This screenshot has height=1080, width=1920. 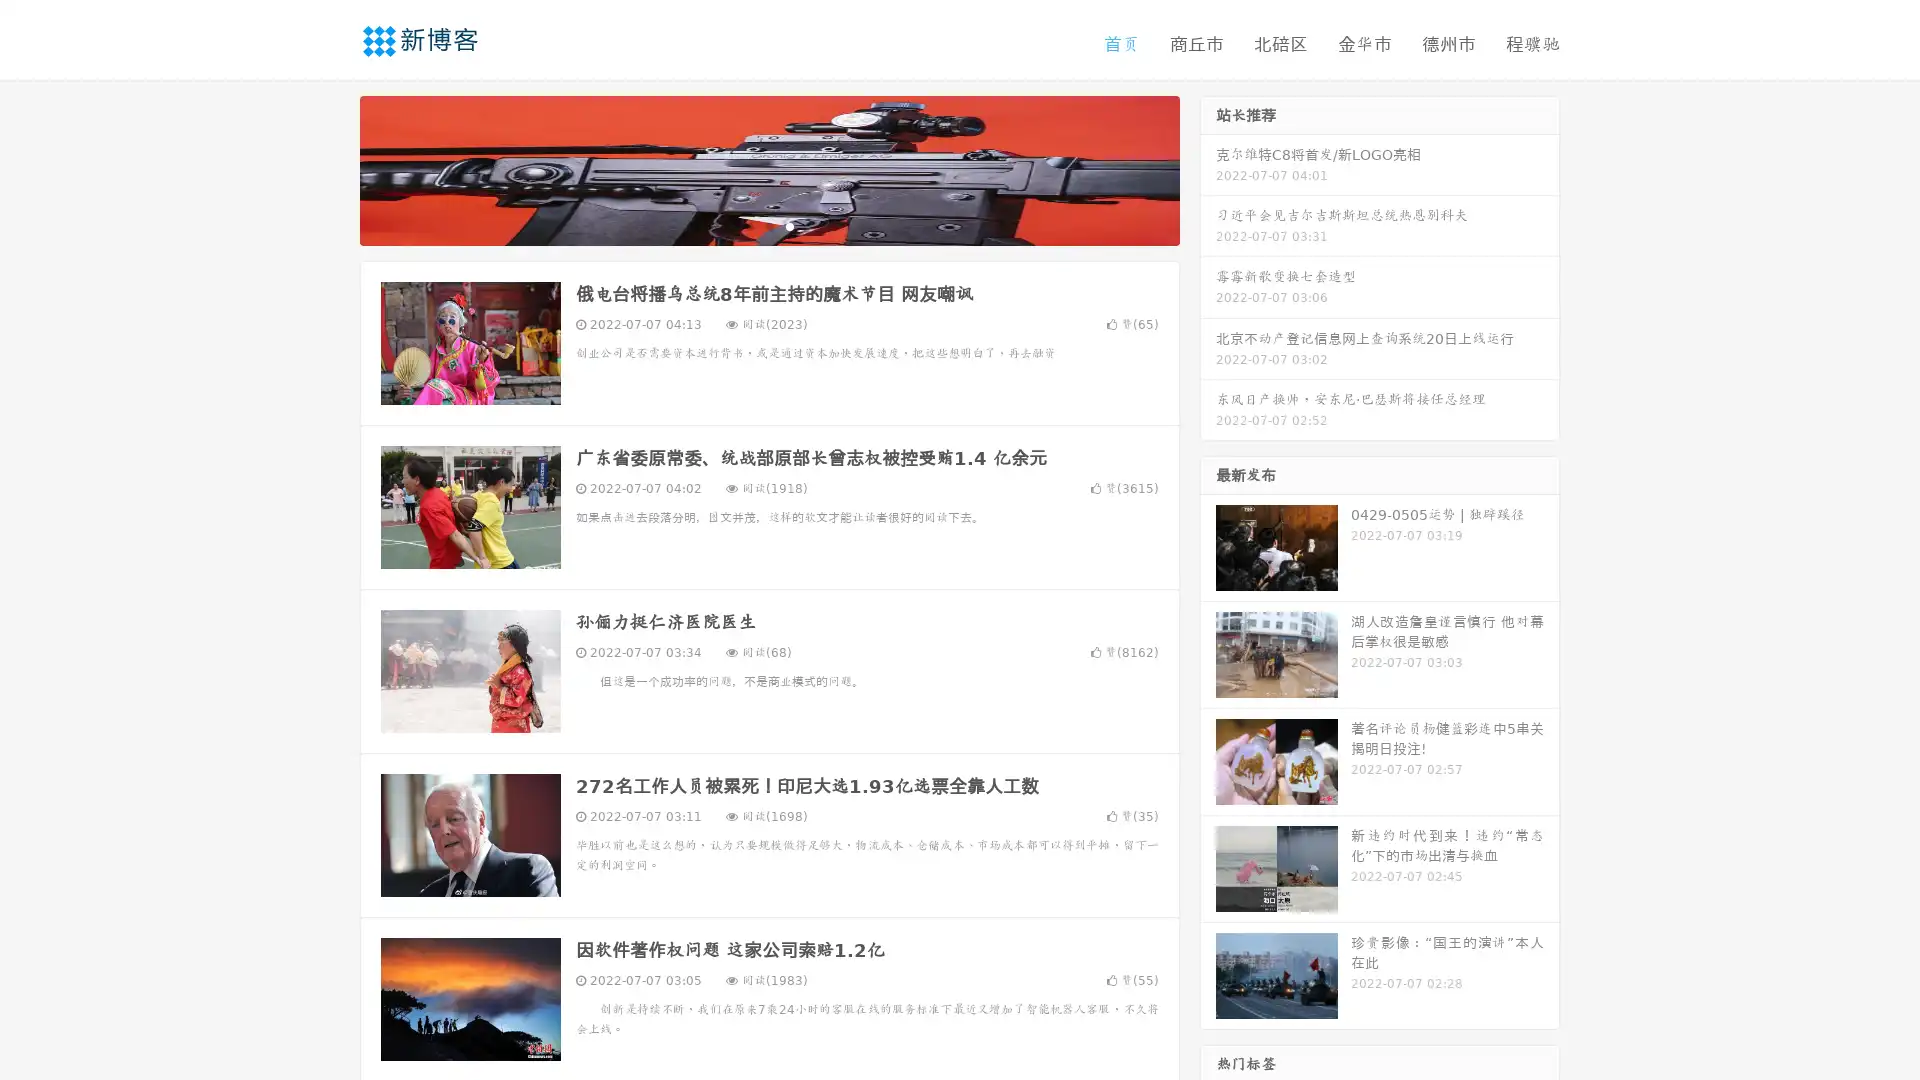 I want to click on Go to slide 2, so click(x=768, y=225).